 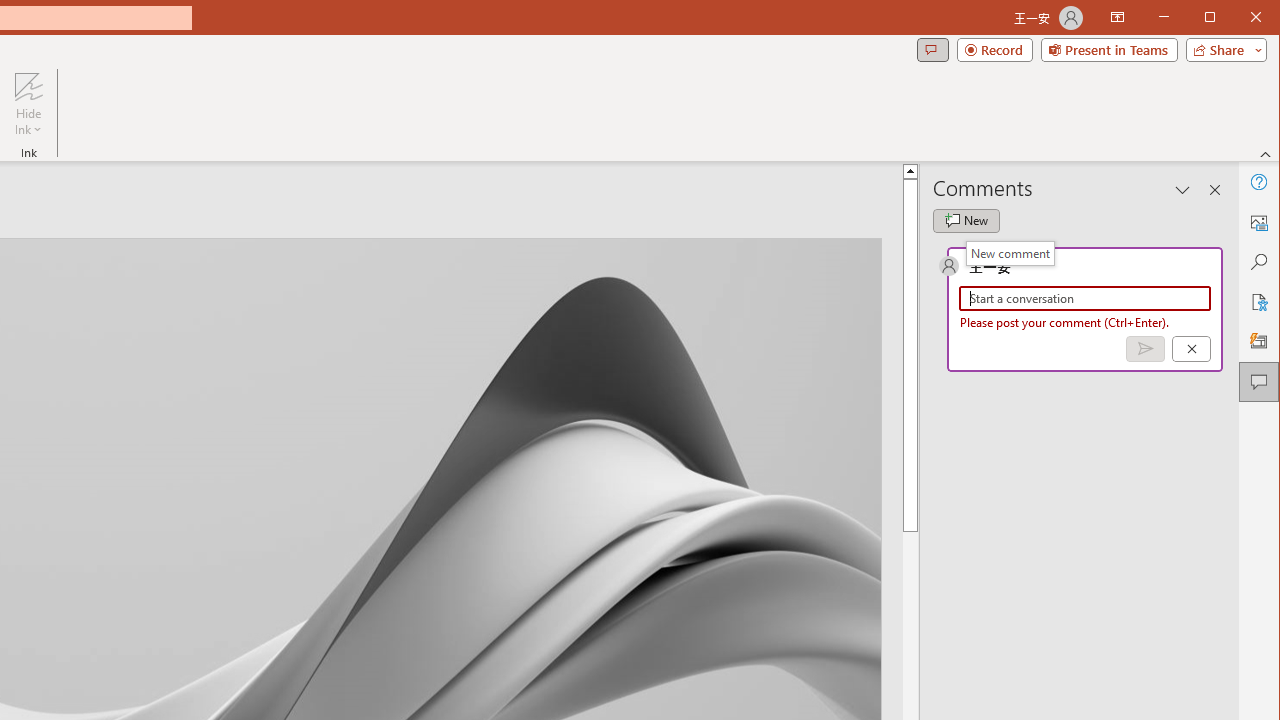 What do you see at coordinates (1257, 182) in the screenshot?
I see `'Help'` at bounding box center [1257, 182].